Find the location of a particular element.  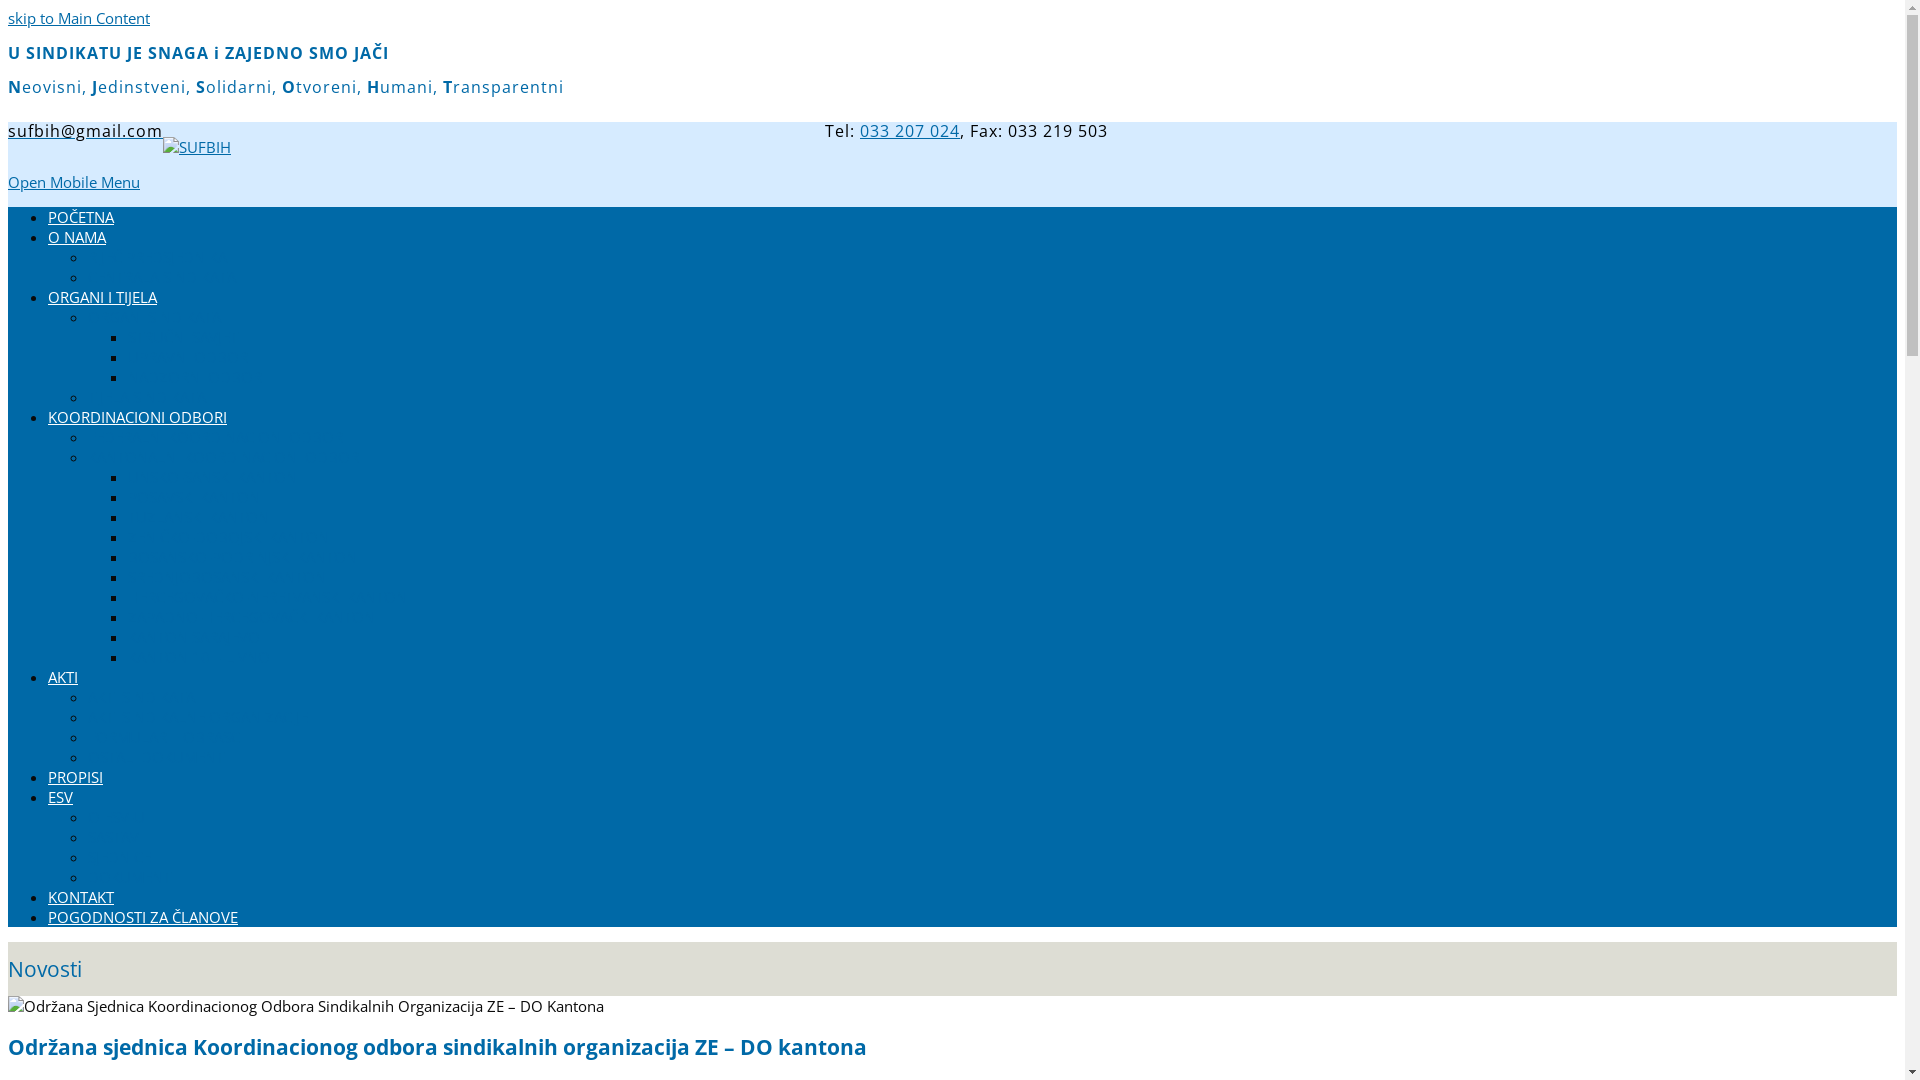

'AKTI SINDIKATA' is located at coordinates (140, 696).